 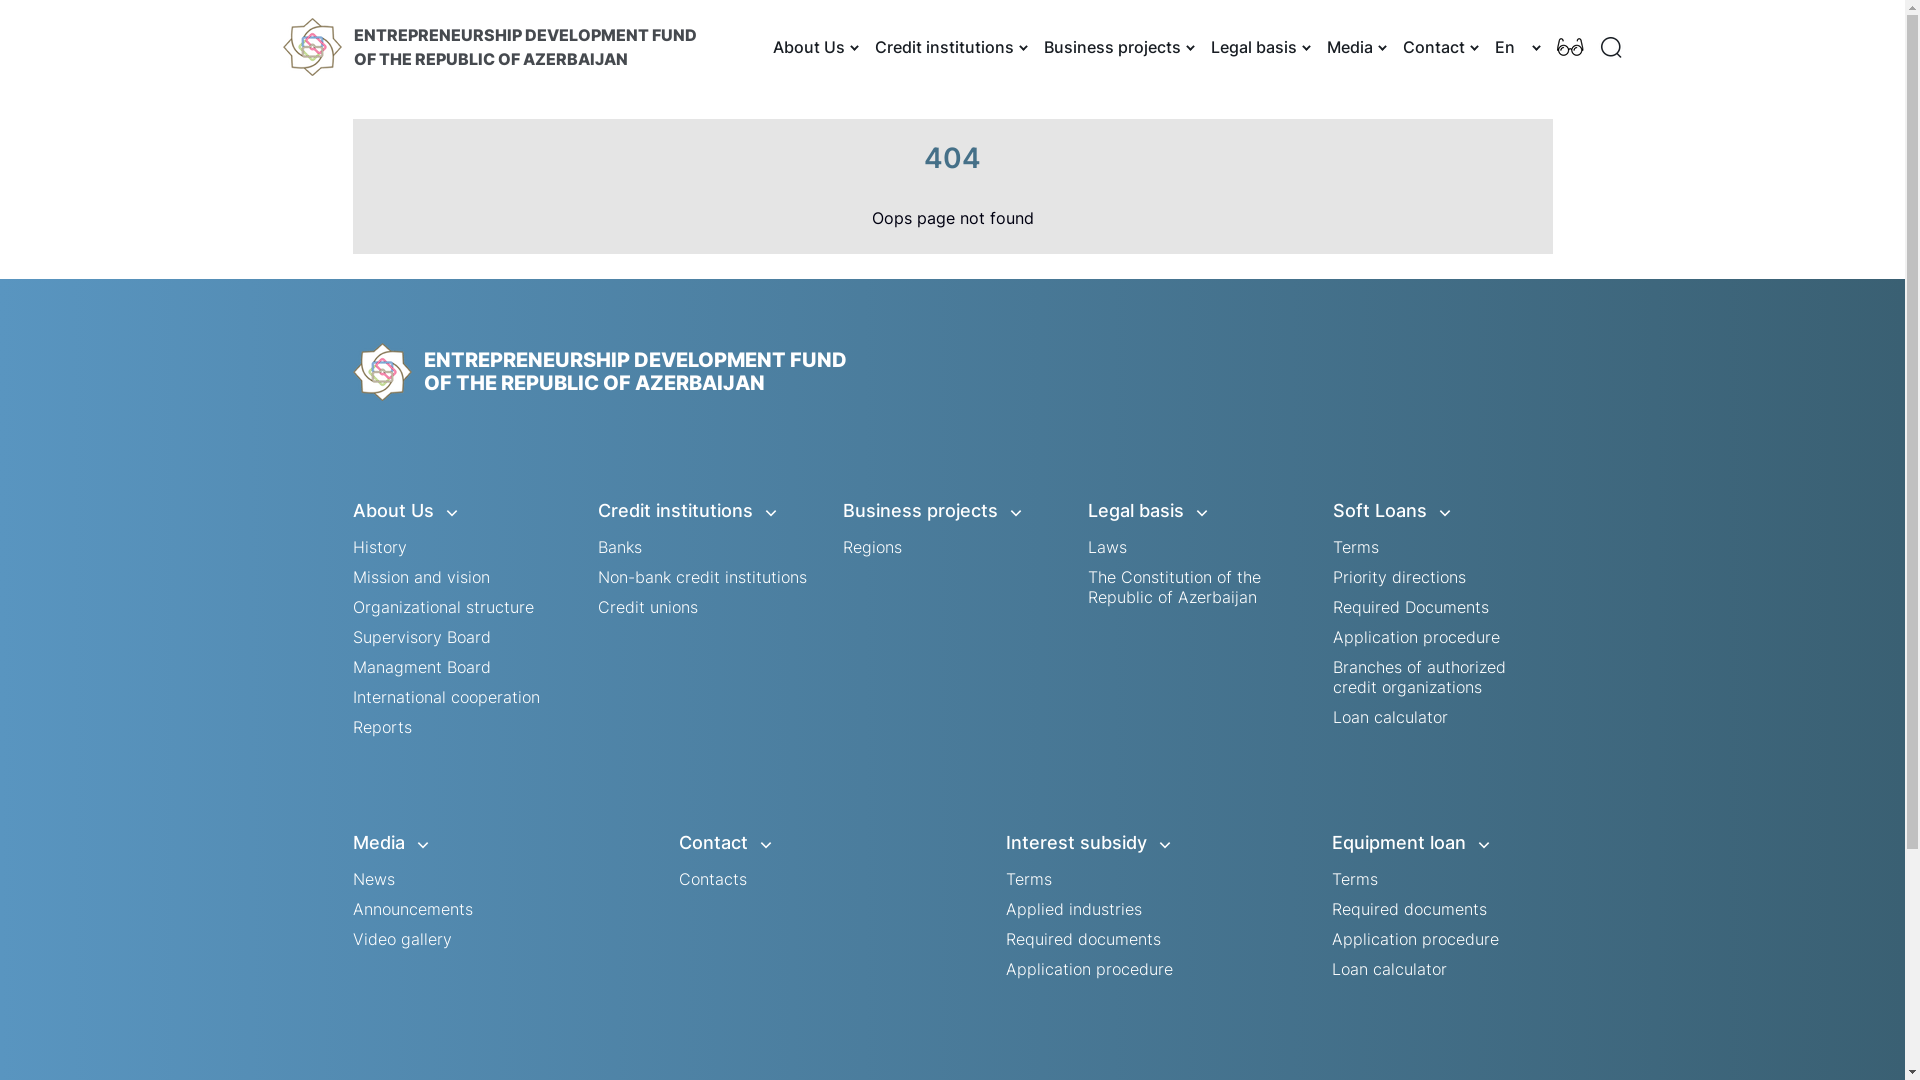 What do you see at coordinates (947, 45) in the screenshot?
I see `'Credit institutions'` at bounding box center [947, 45].